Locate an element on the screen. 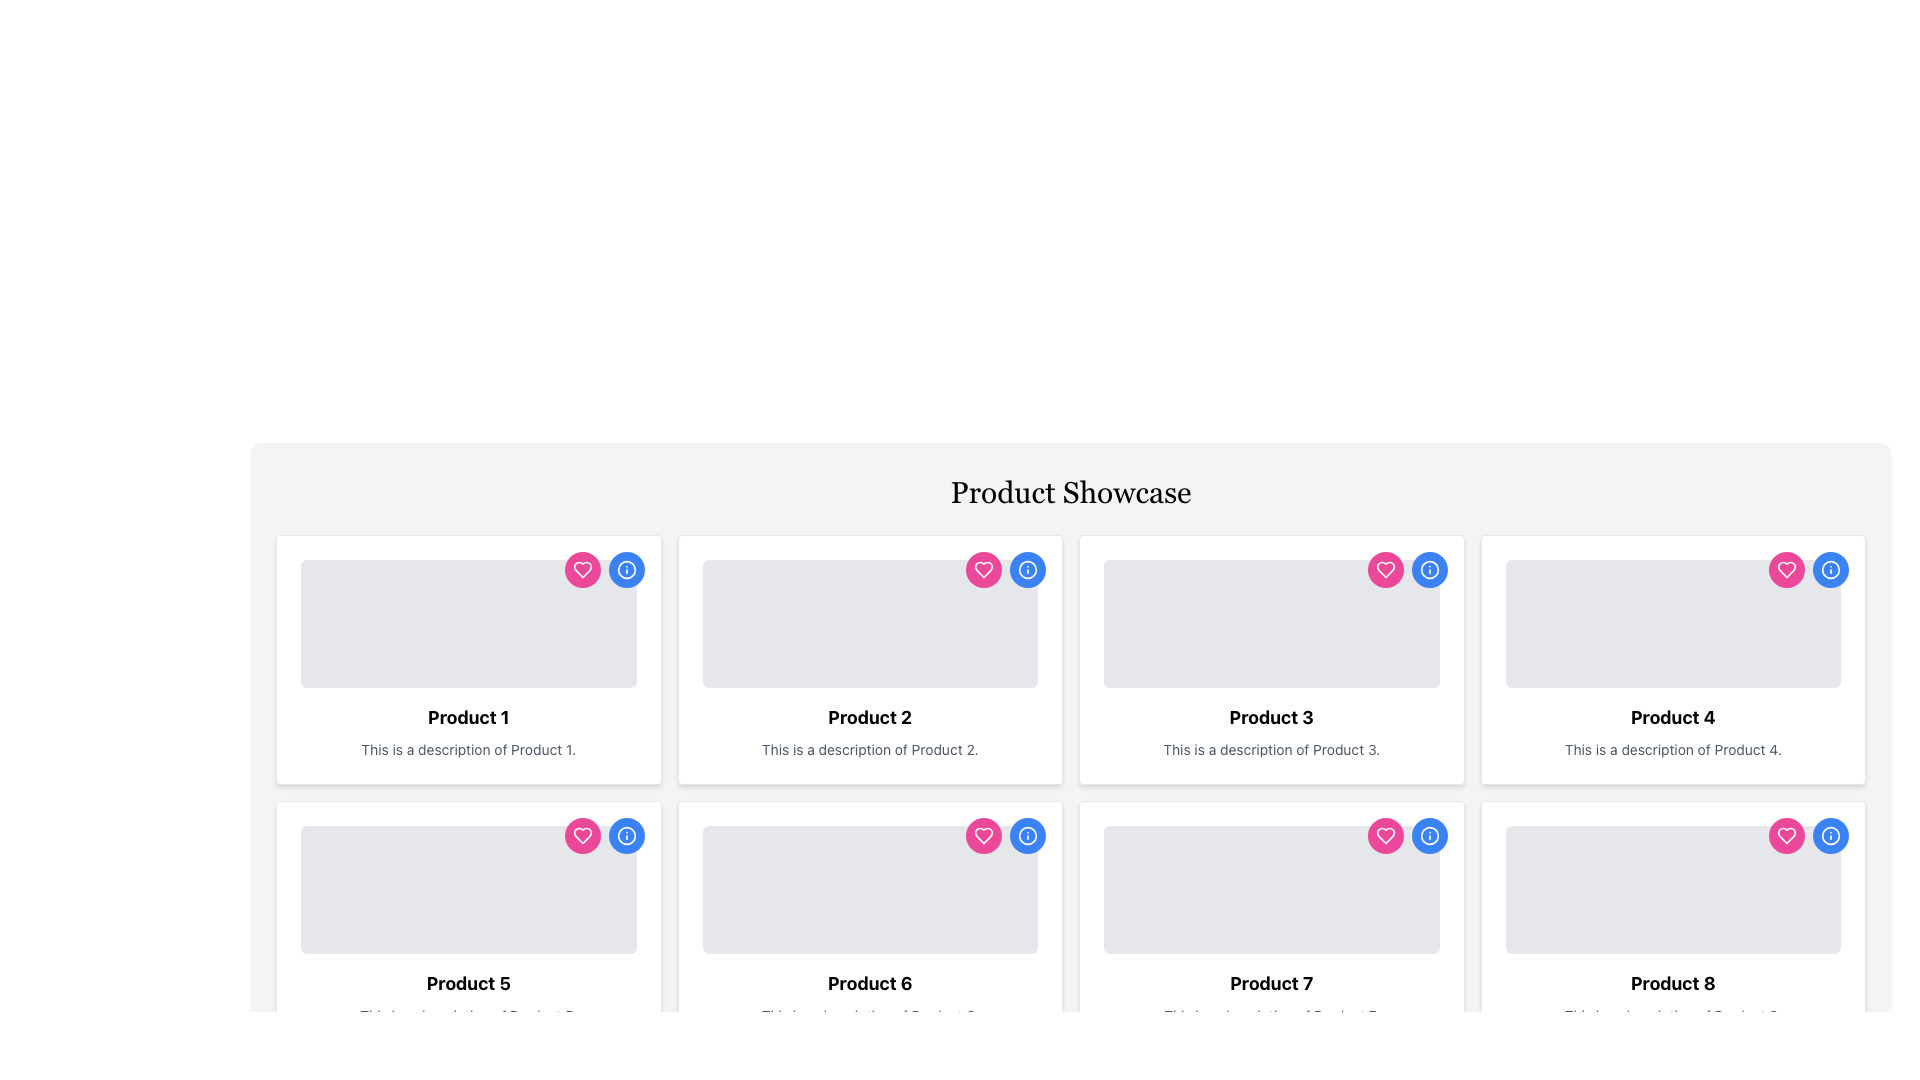 The width and height of the screenshot is (1920, 1080). the circular information icon with a blue background and white 'i' symbol, located in the top-right corner of the 'Product 8' card is located at coordinates (1830, 836).